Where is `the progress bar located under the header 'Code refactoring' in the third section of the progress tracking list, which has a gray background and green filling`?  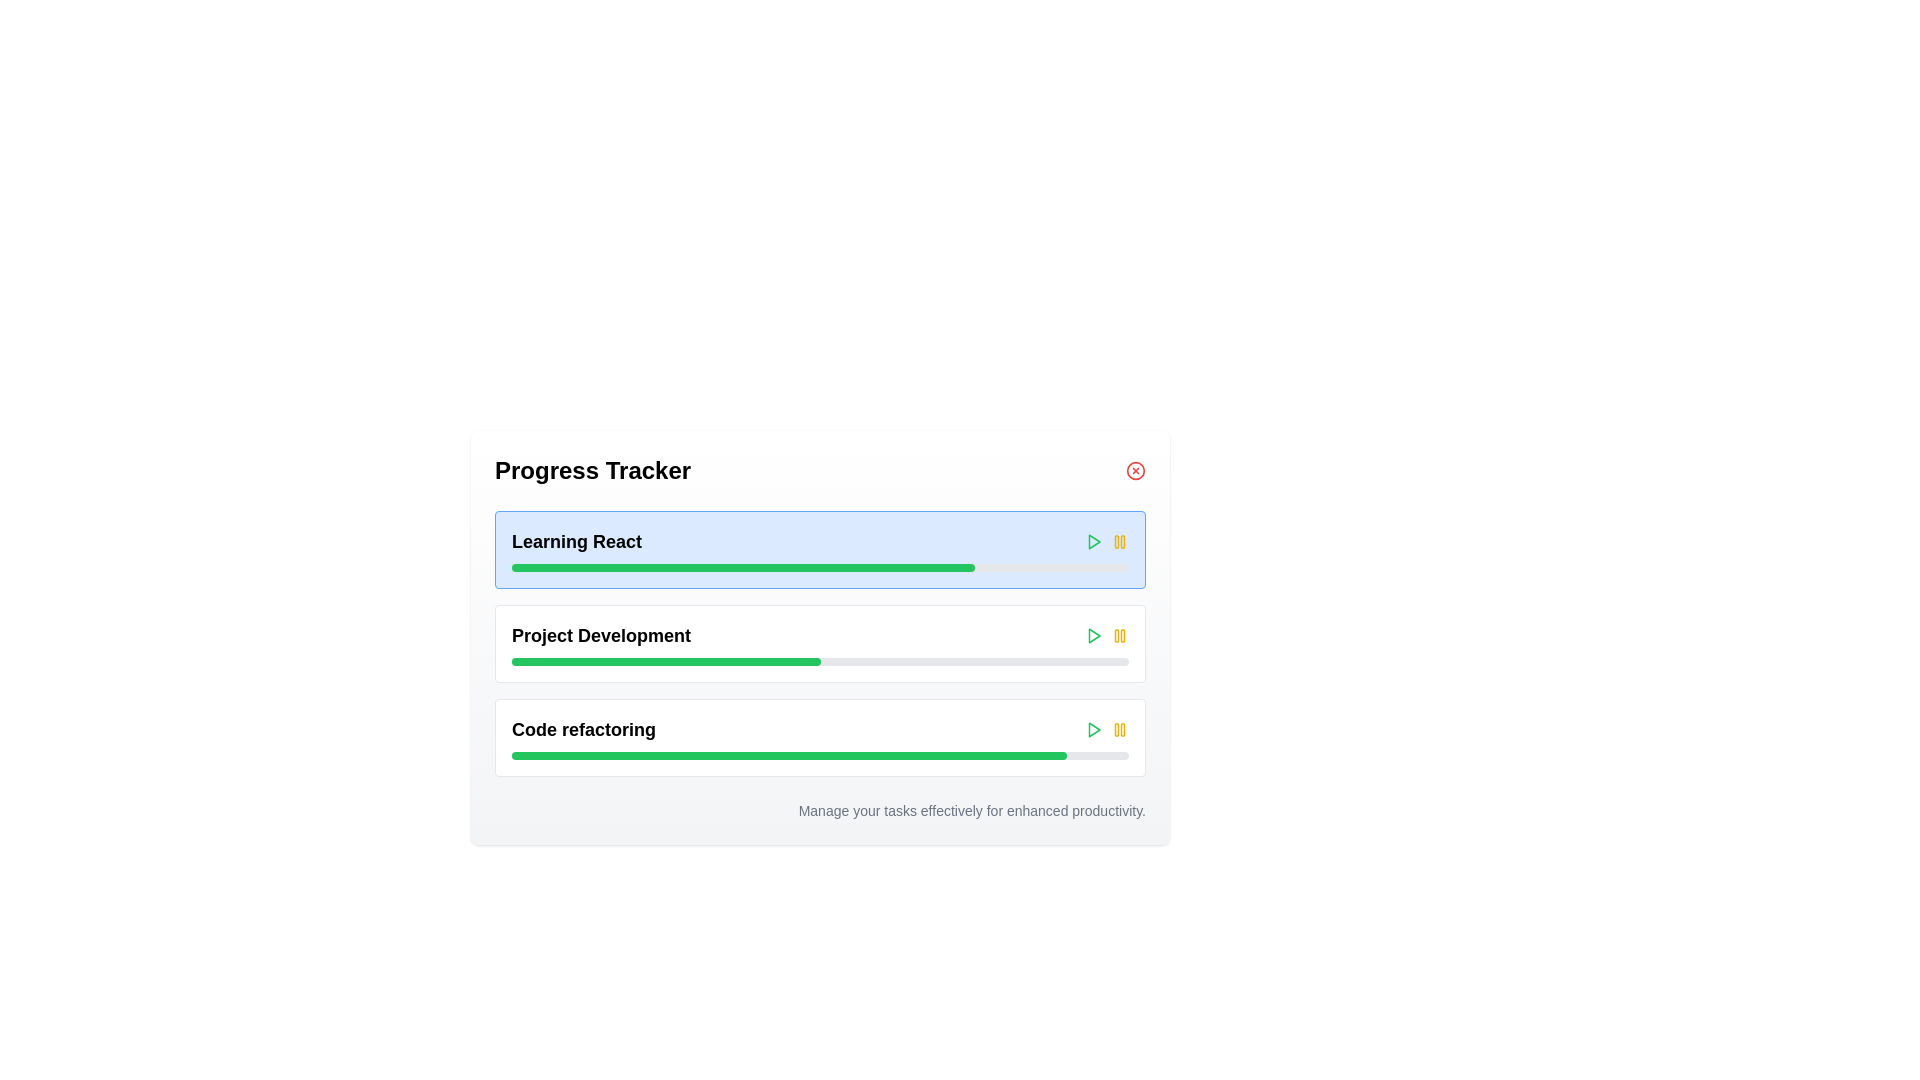
the progress bar located under the header 'Code refactoring' in the third section of the progress tracking list, which has a gray background and green filling is located at coordinates (820, 756).